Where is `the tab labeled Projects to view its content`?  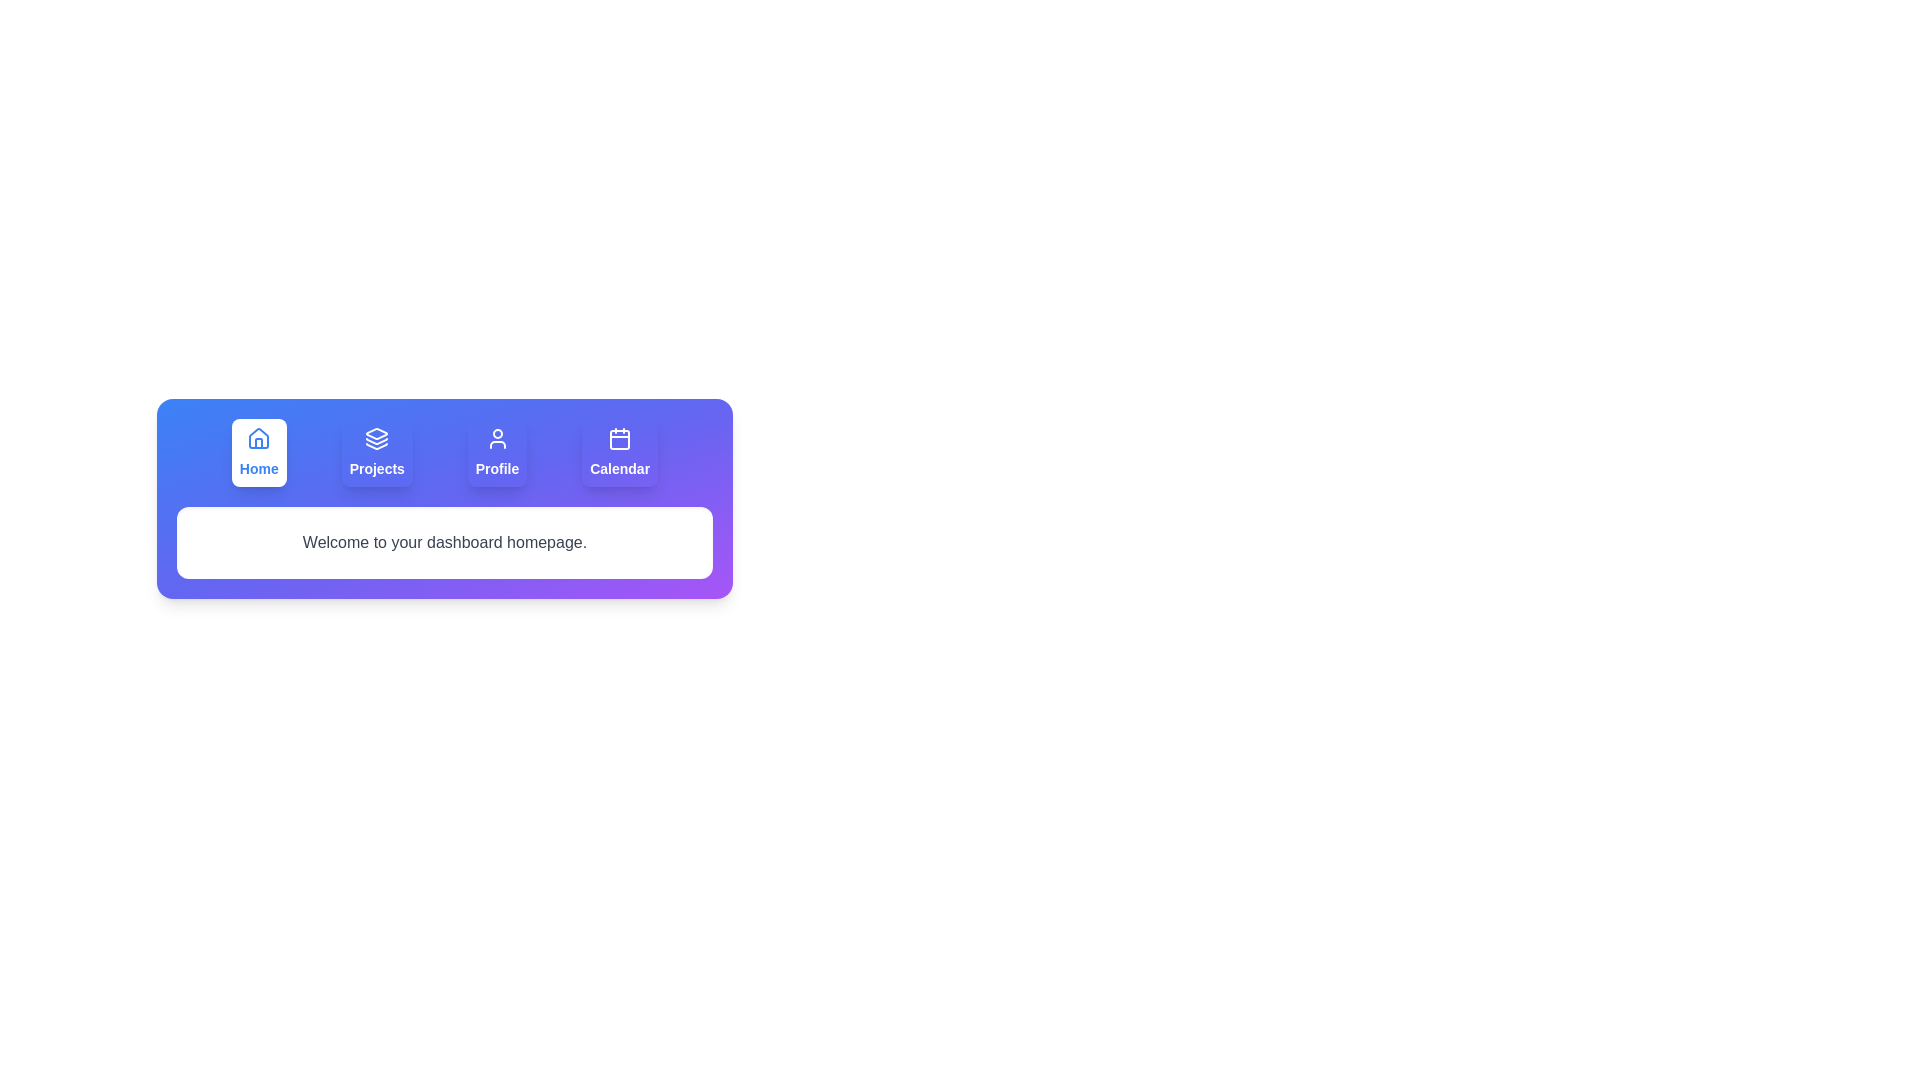
the tab labeled Projects to view its content is located at coordinates (377, 452).